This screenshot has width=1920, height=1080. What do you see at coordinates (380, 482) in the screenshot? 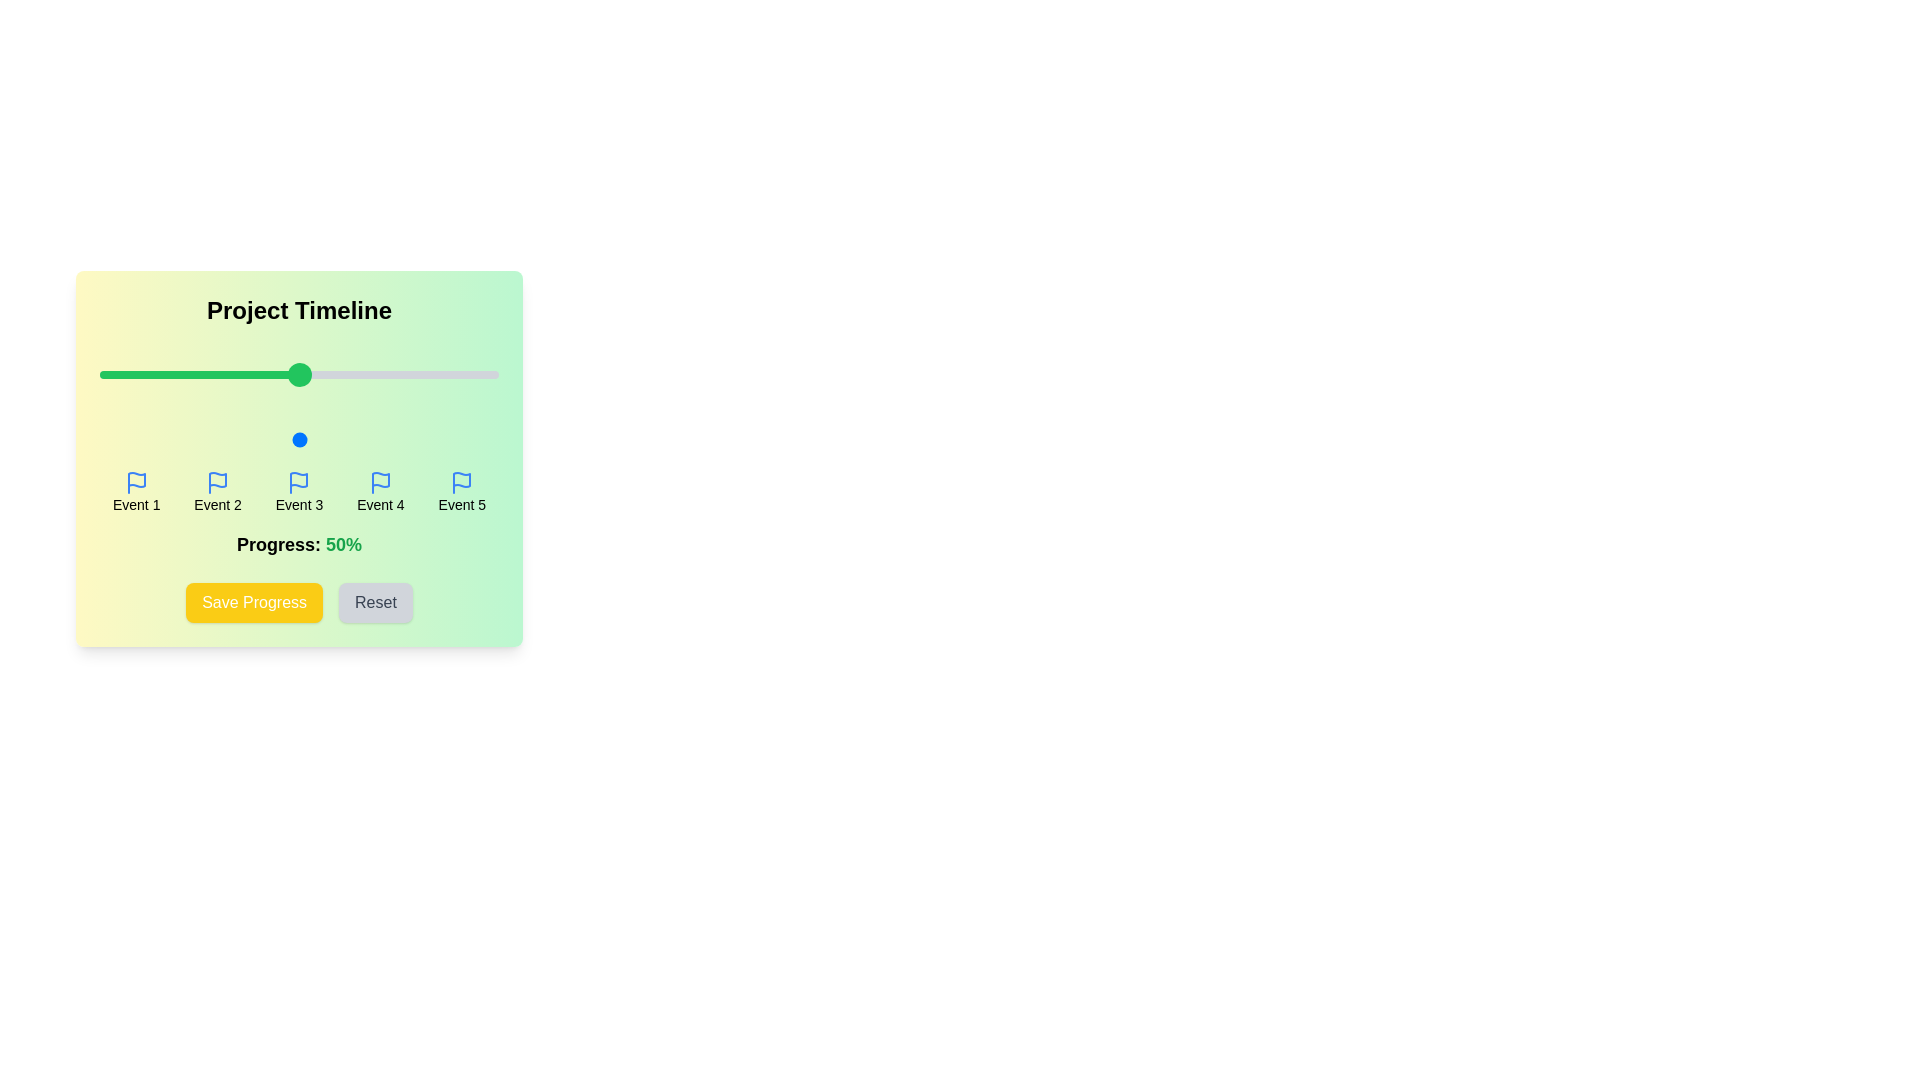
I see `the flag icon for Event 4` at bounding box center [380, 482].